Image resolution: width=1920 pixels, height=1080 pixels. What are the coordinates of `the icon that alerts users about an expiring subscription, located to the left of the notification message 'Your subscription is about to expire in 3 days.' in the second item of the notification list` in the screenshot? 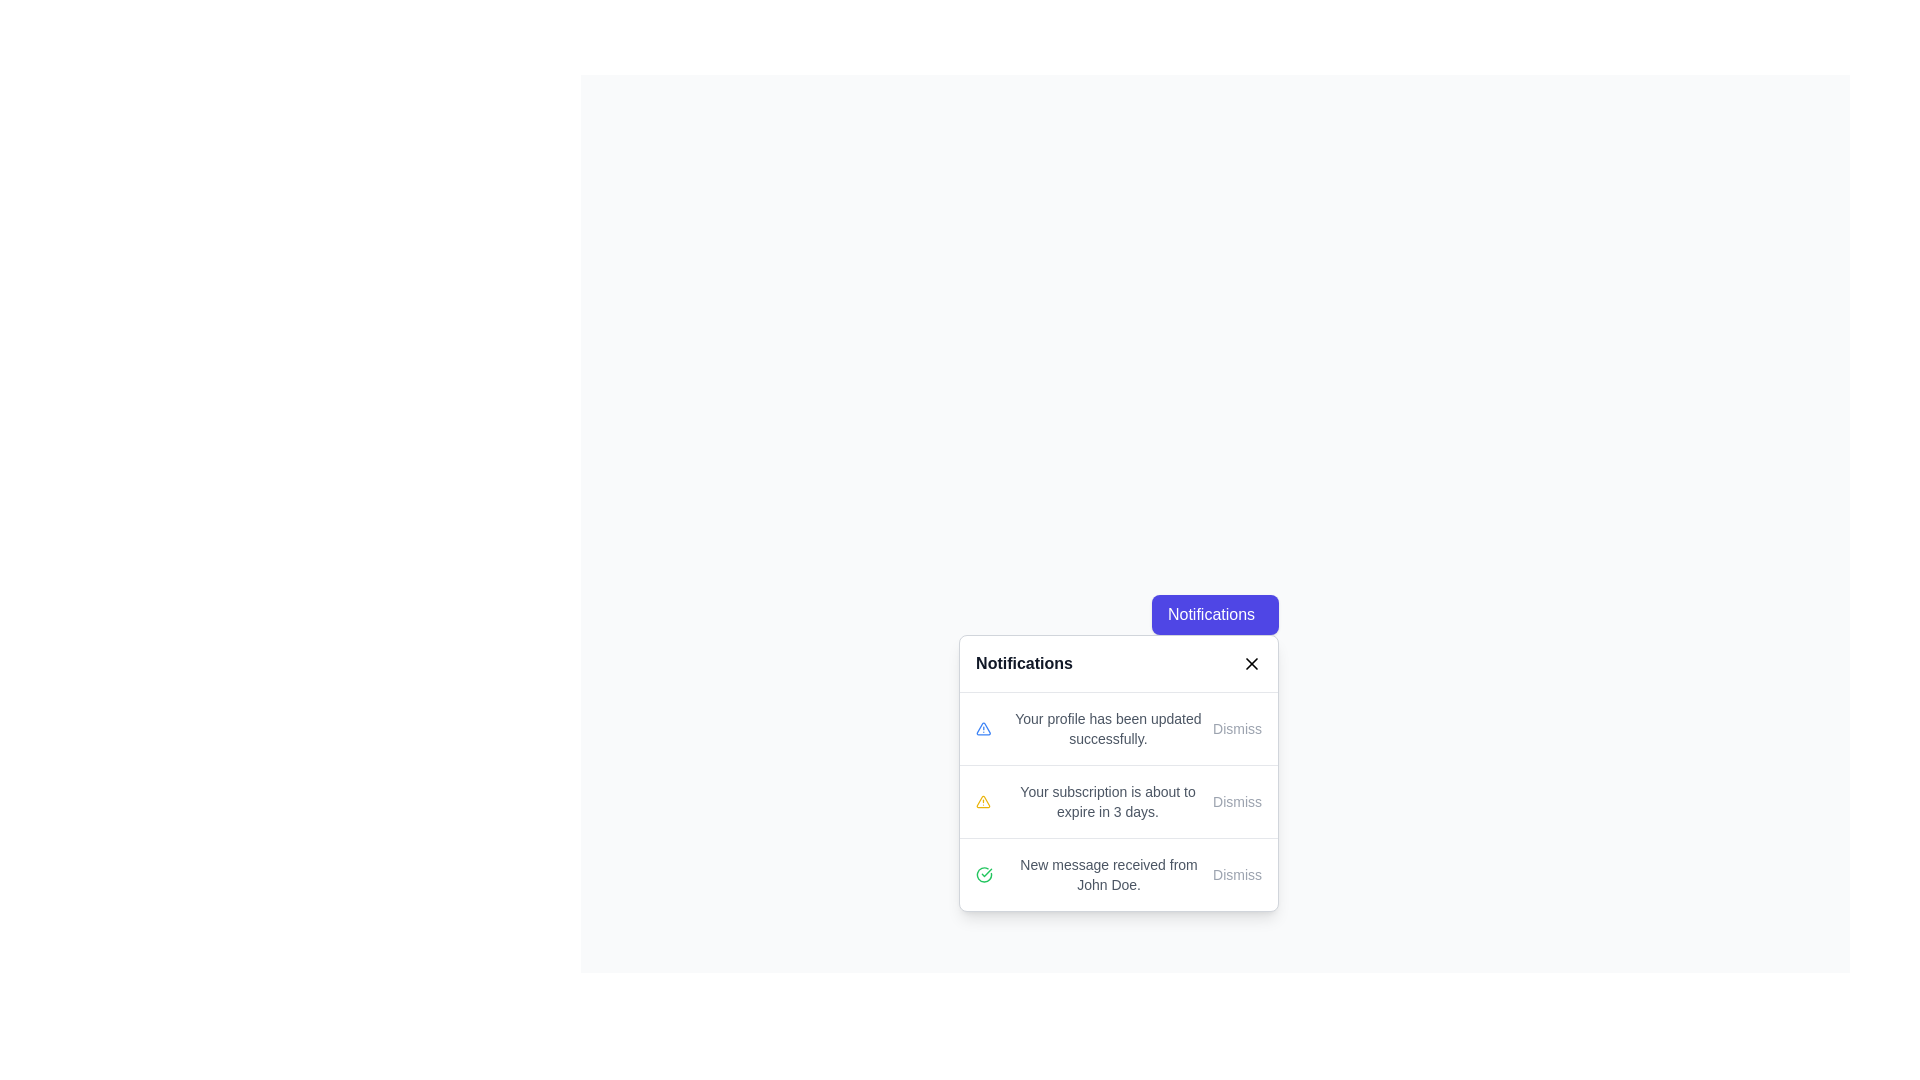 It's located at (983, 801).